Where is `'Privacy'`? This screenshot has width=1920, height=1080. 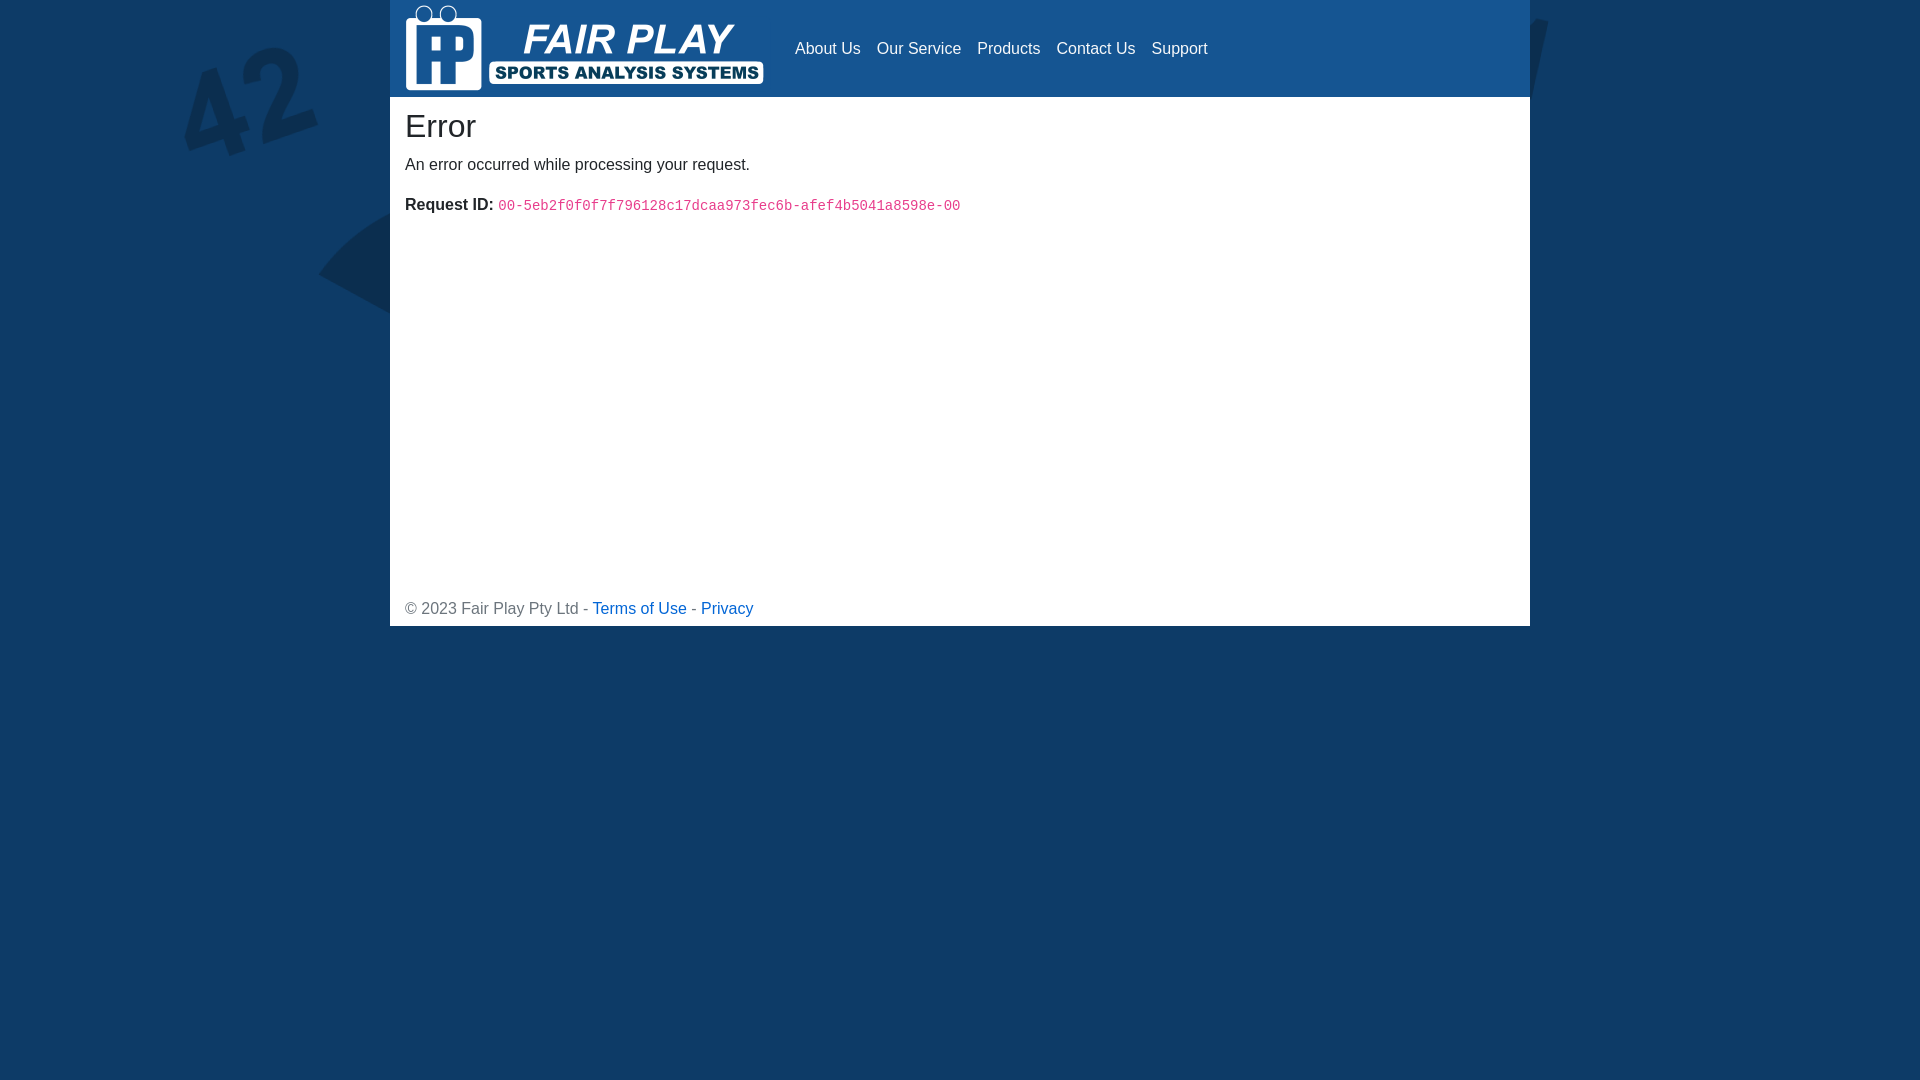 'Privacy' is located at coordinates (725, 607).